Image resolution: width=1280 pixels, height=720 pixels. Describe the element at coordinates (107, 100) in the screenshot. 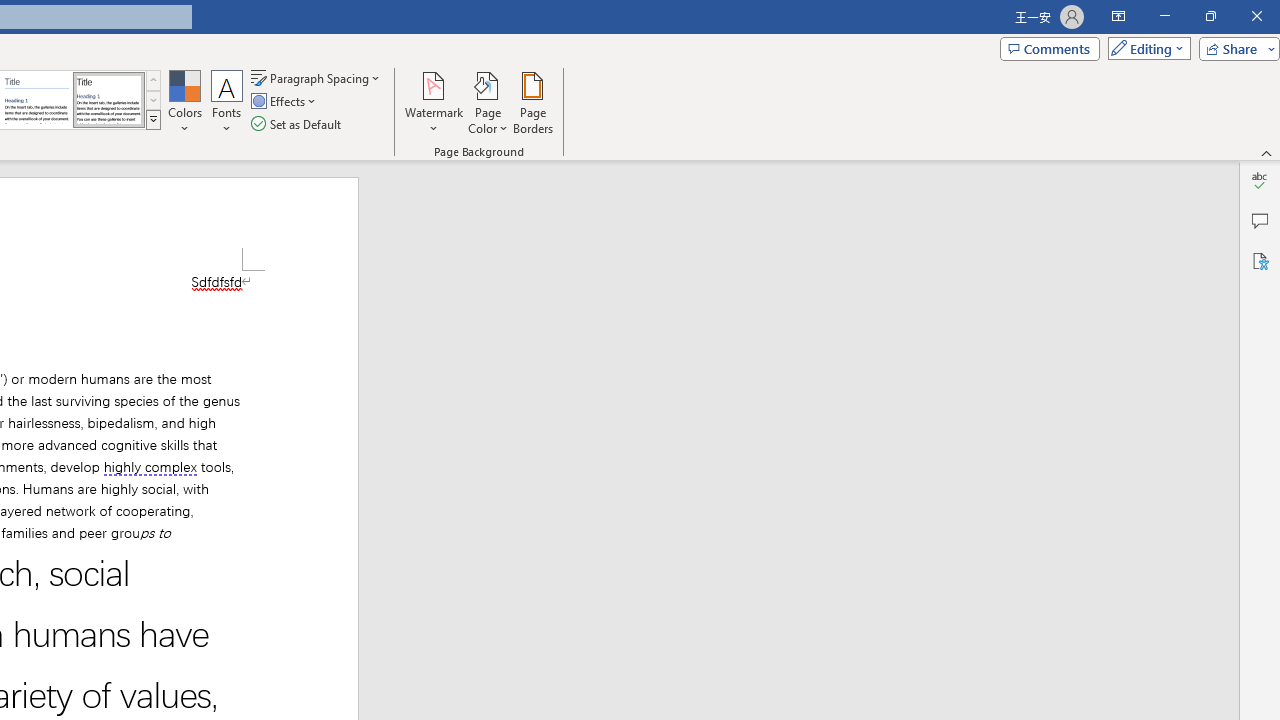

I see `'Word 2013'` at that location.